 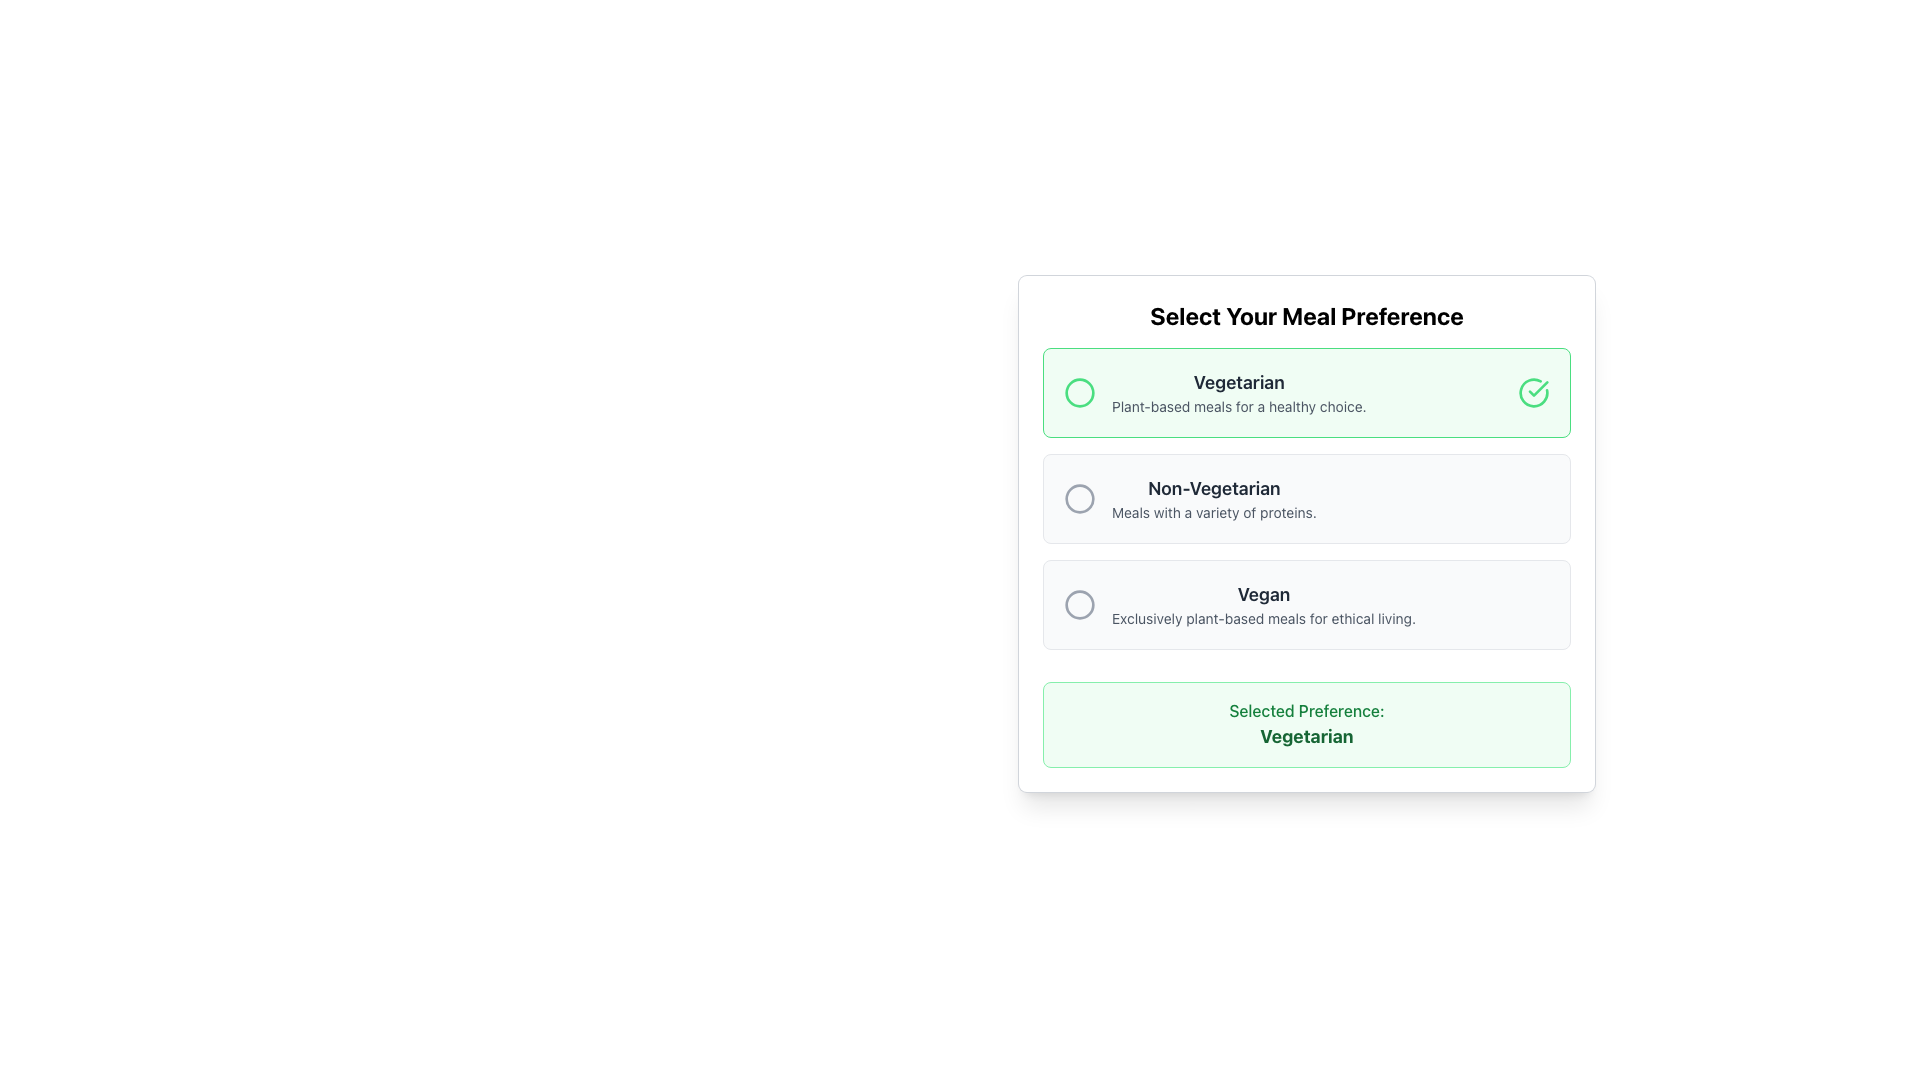 What do you see at coordinates (1306, 497) in the screenshot?
I see `the selectable list item titled 'Non-Vegetarian'` at bounding box center [1306, 497].